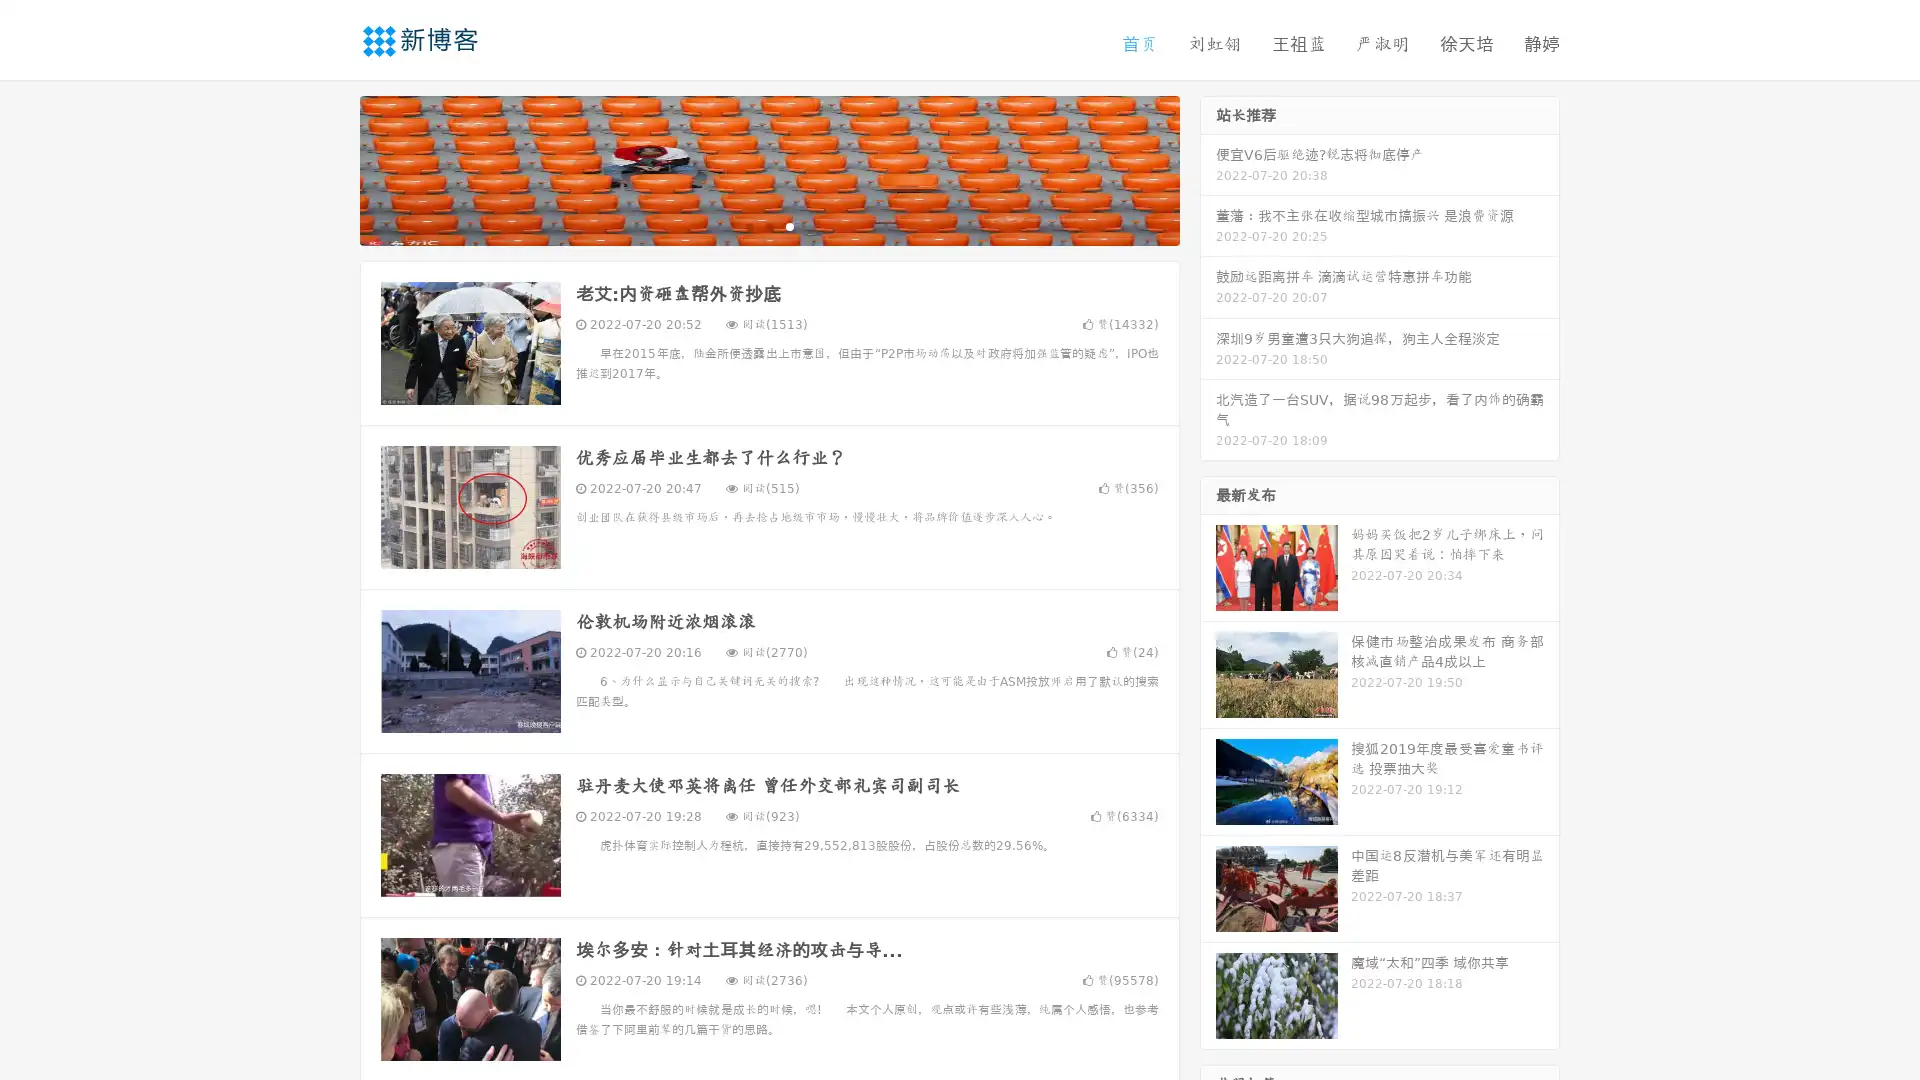 Image resolution: width=1920 pixels, height=1080 pixels. What do you see at coordinates (789, 225) in the screenshot?
I see `Go to slide 3` at bounding box center [789, 225].